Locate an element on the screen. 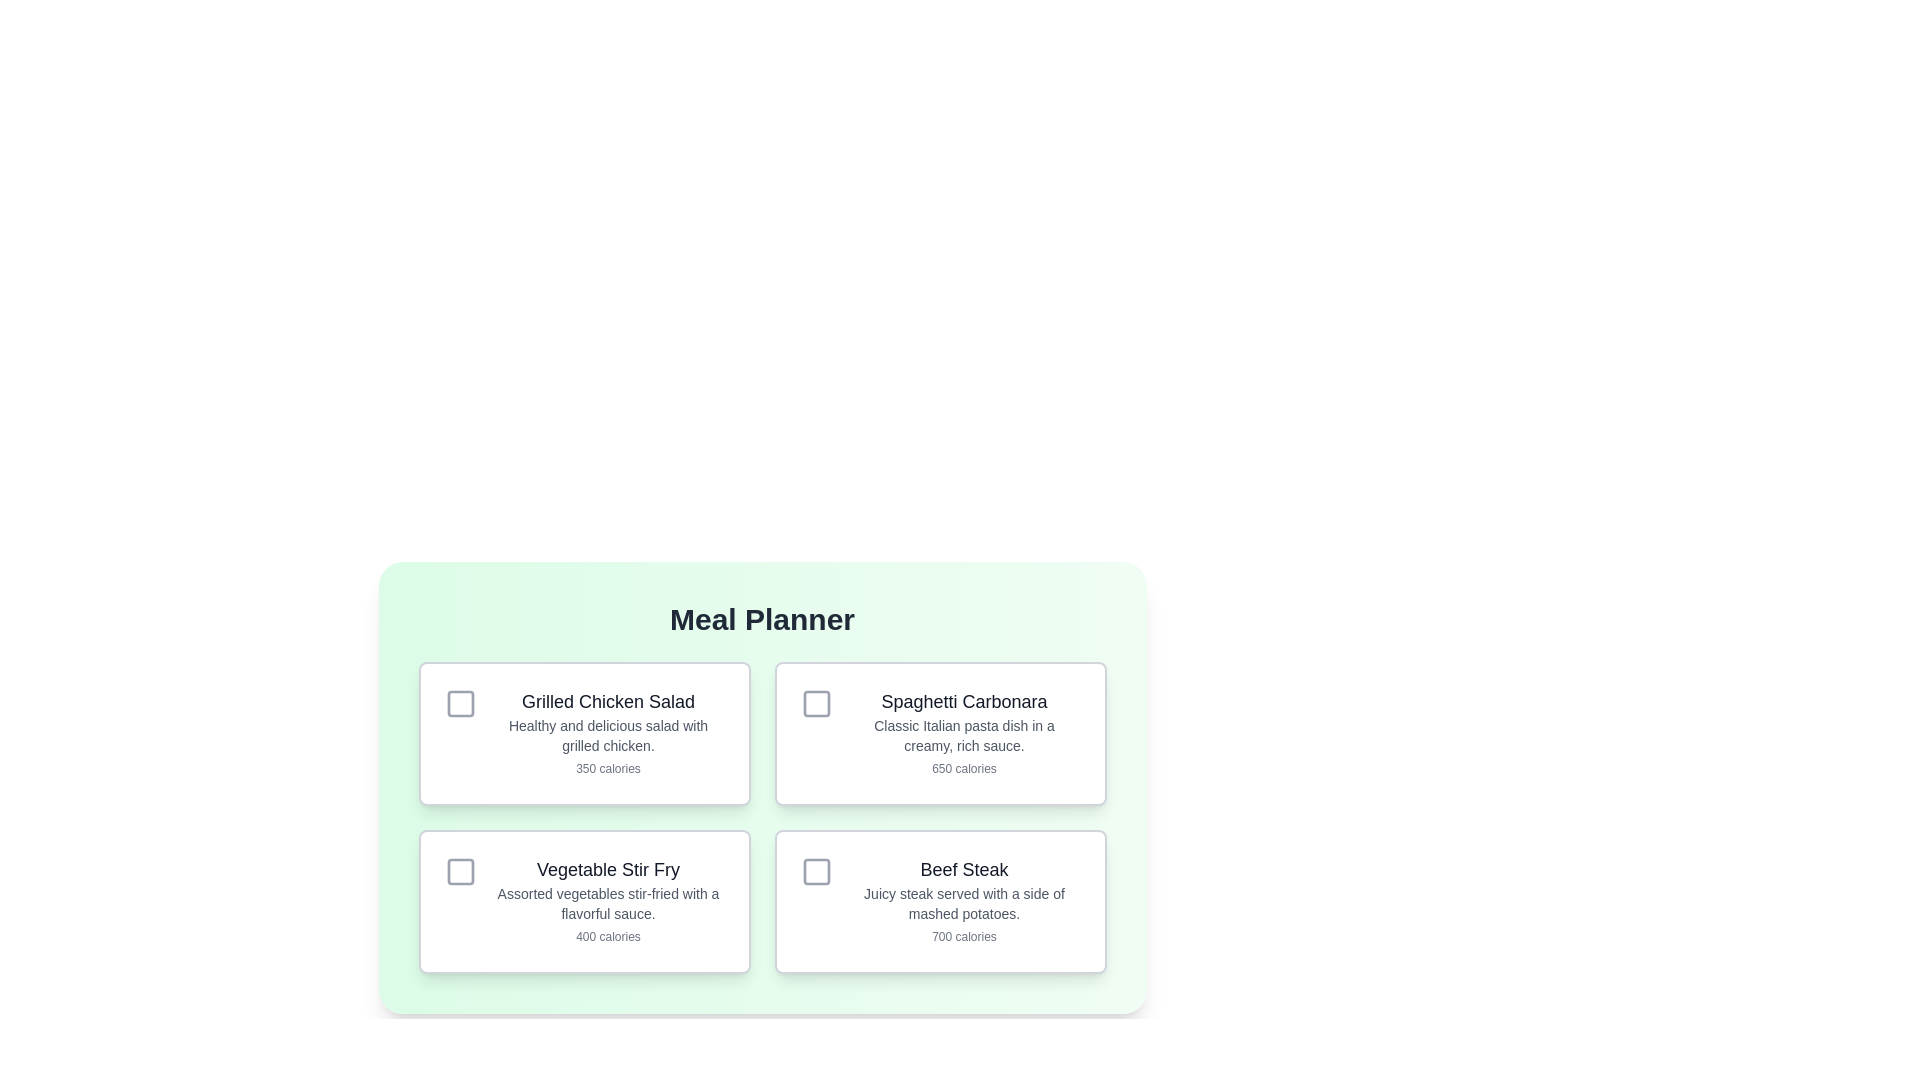 This screenshot has height=1080, width=1920. and drag the checkbox card titled 'Beef Steak' to rearrange its position in the layout is located at coordinates (939, 902).